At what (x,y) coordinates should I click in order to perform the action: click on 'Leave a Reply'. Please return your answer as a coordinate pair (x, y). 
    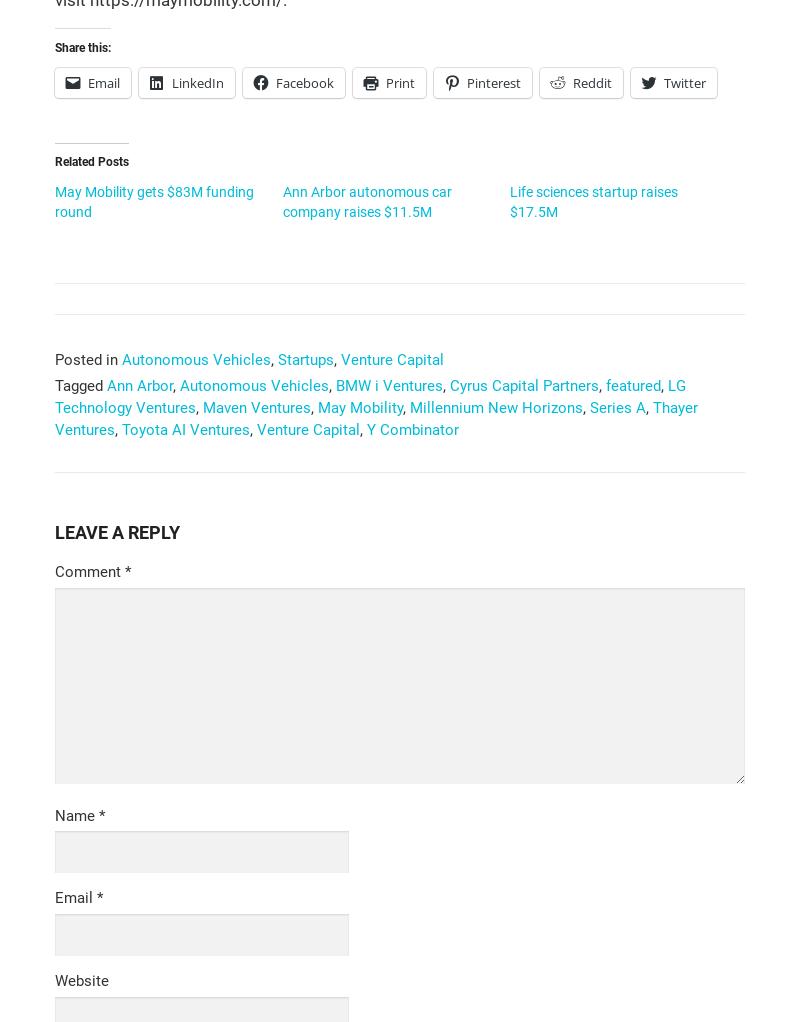
    Looking at the image, I should click on (54, 530).